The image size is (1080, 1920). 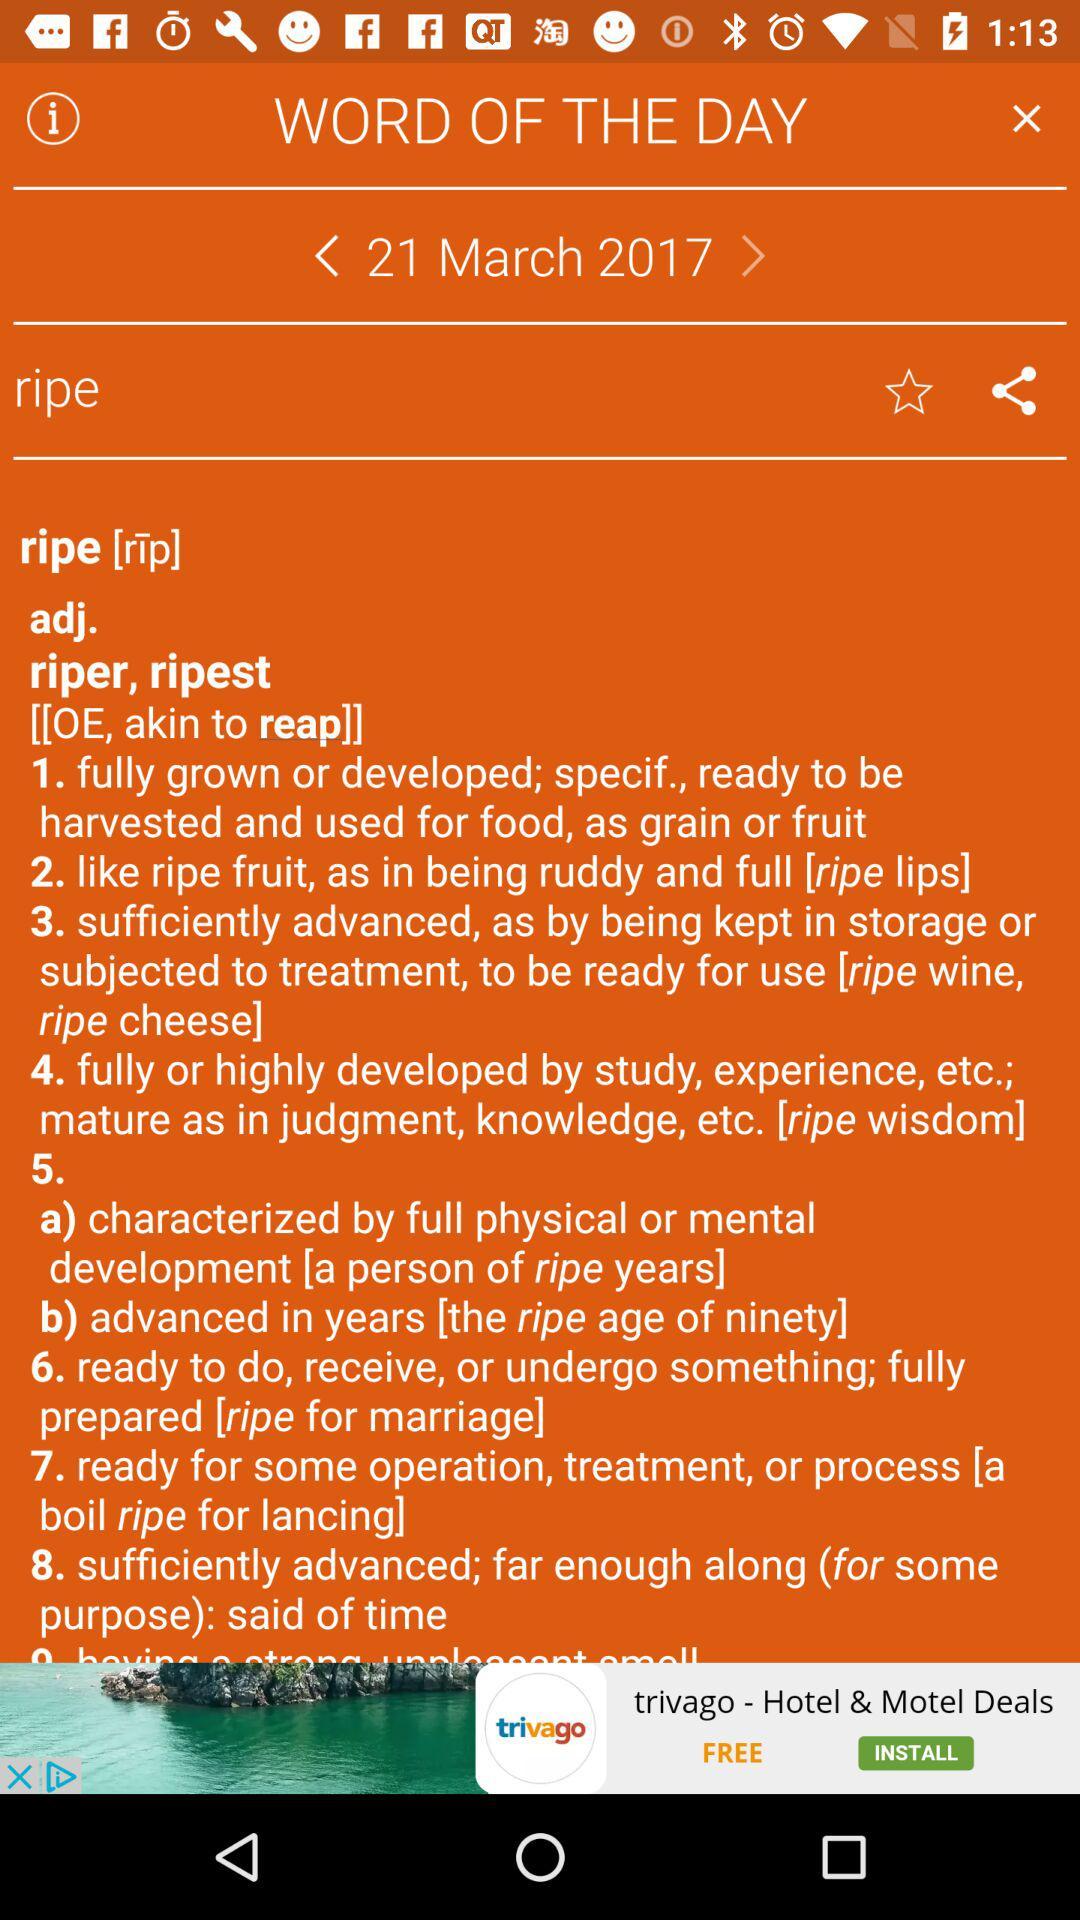 What do you see at coordinates (540, 1727) in the screenshot?
I see `advertisement image` at bounding box center [540, 1727].